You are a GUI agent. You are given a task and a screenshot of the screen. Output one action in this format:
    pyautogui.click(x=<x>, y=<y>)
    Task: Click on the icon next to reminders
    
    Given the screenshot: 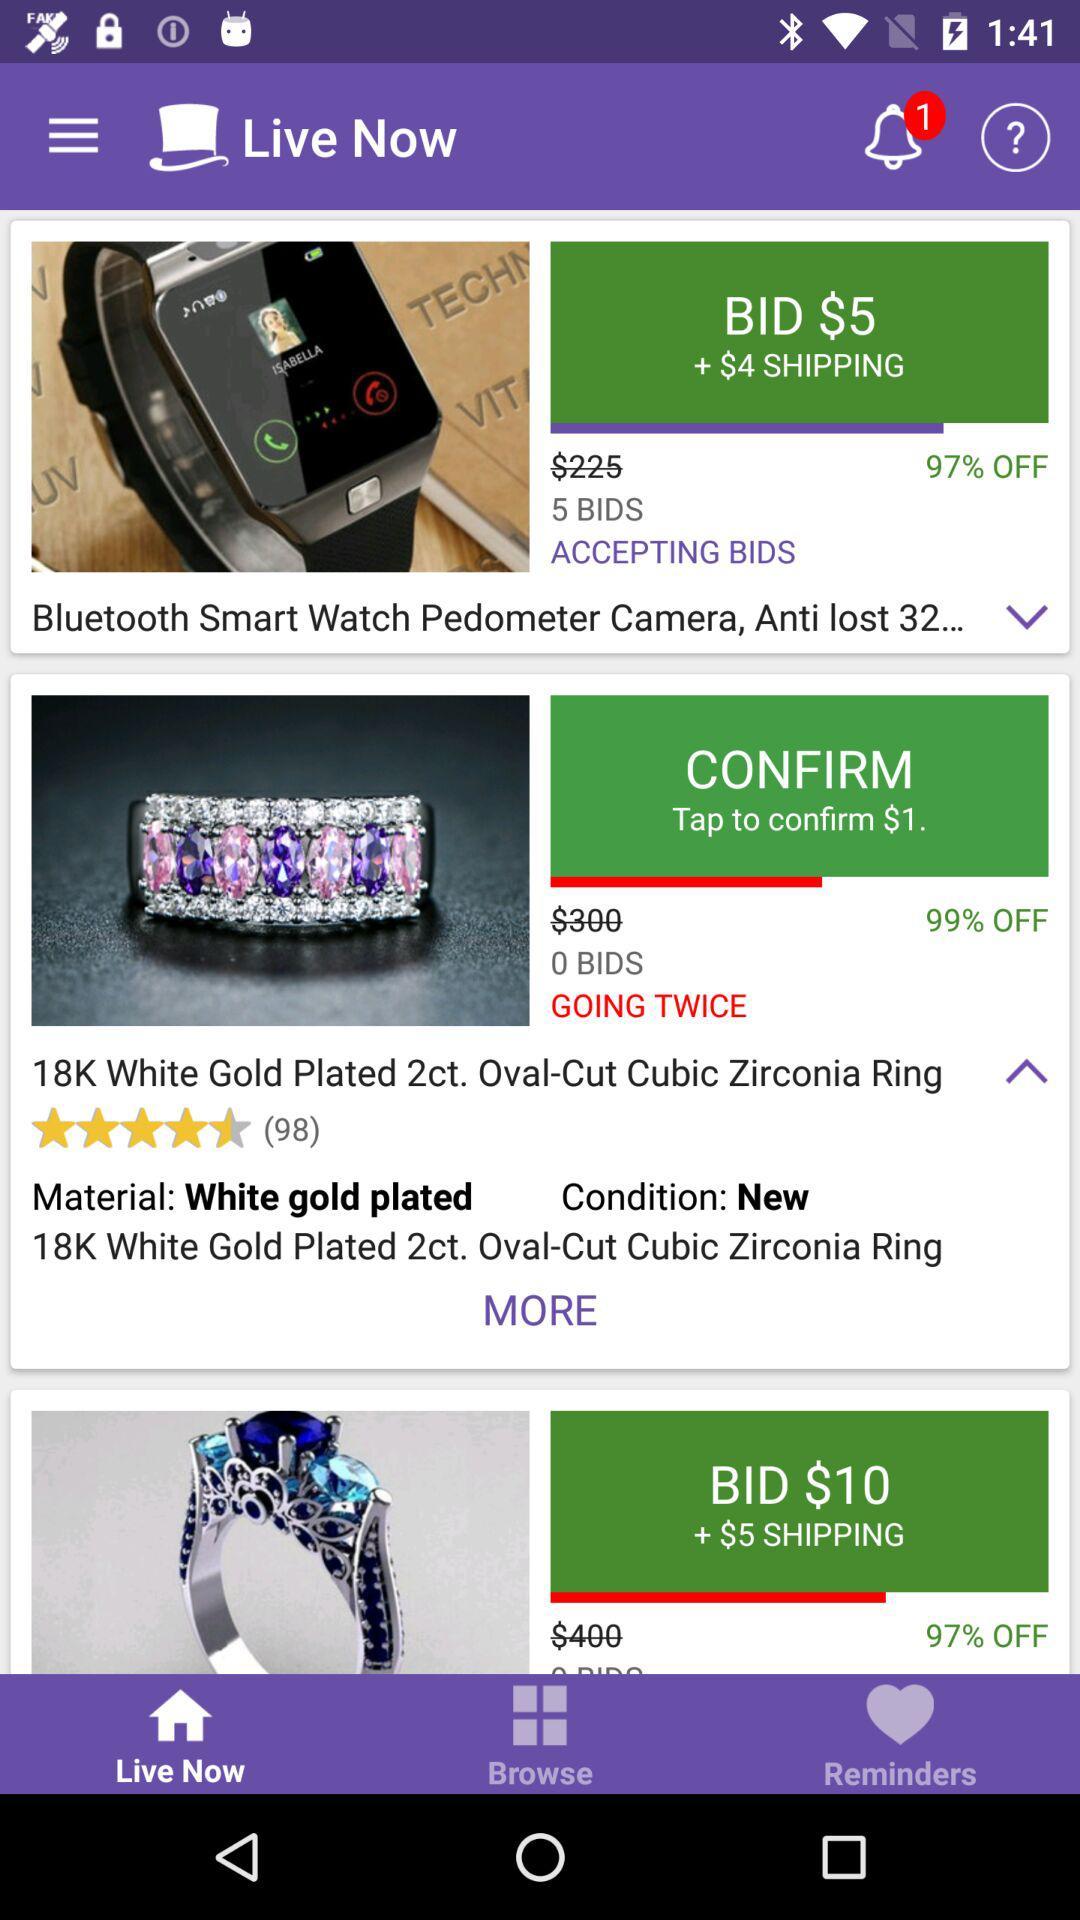 What is the action you would take?
    pyautogui.click(x=540, y=1737)
    